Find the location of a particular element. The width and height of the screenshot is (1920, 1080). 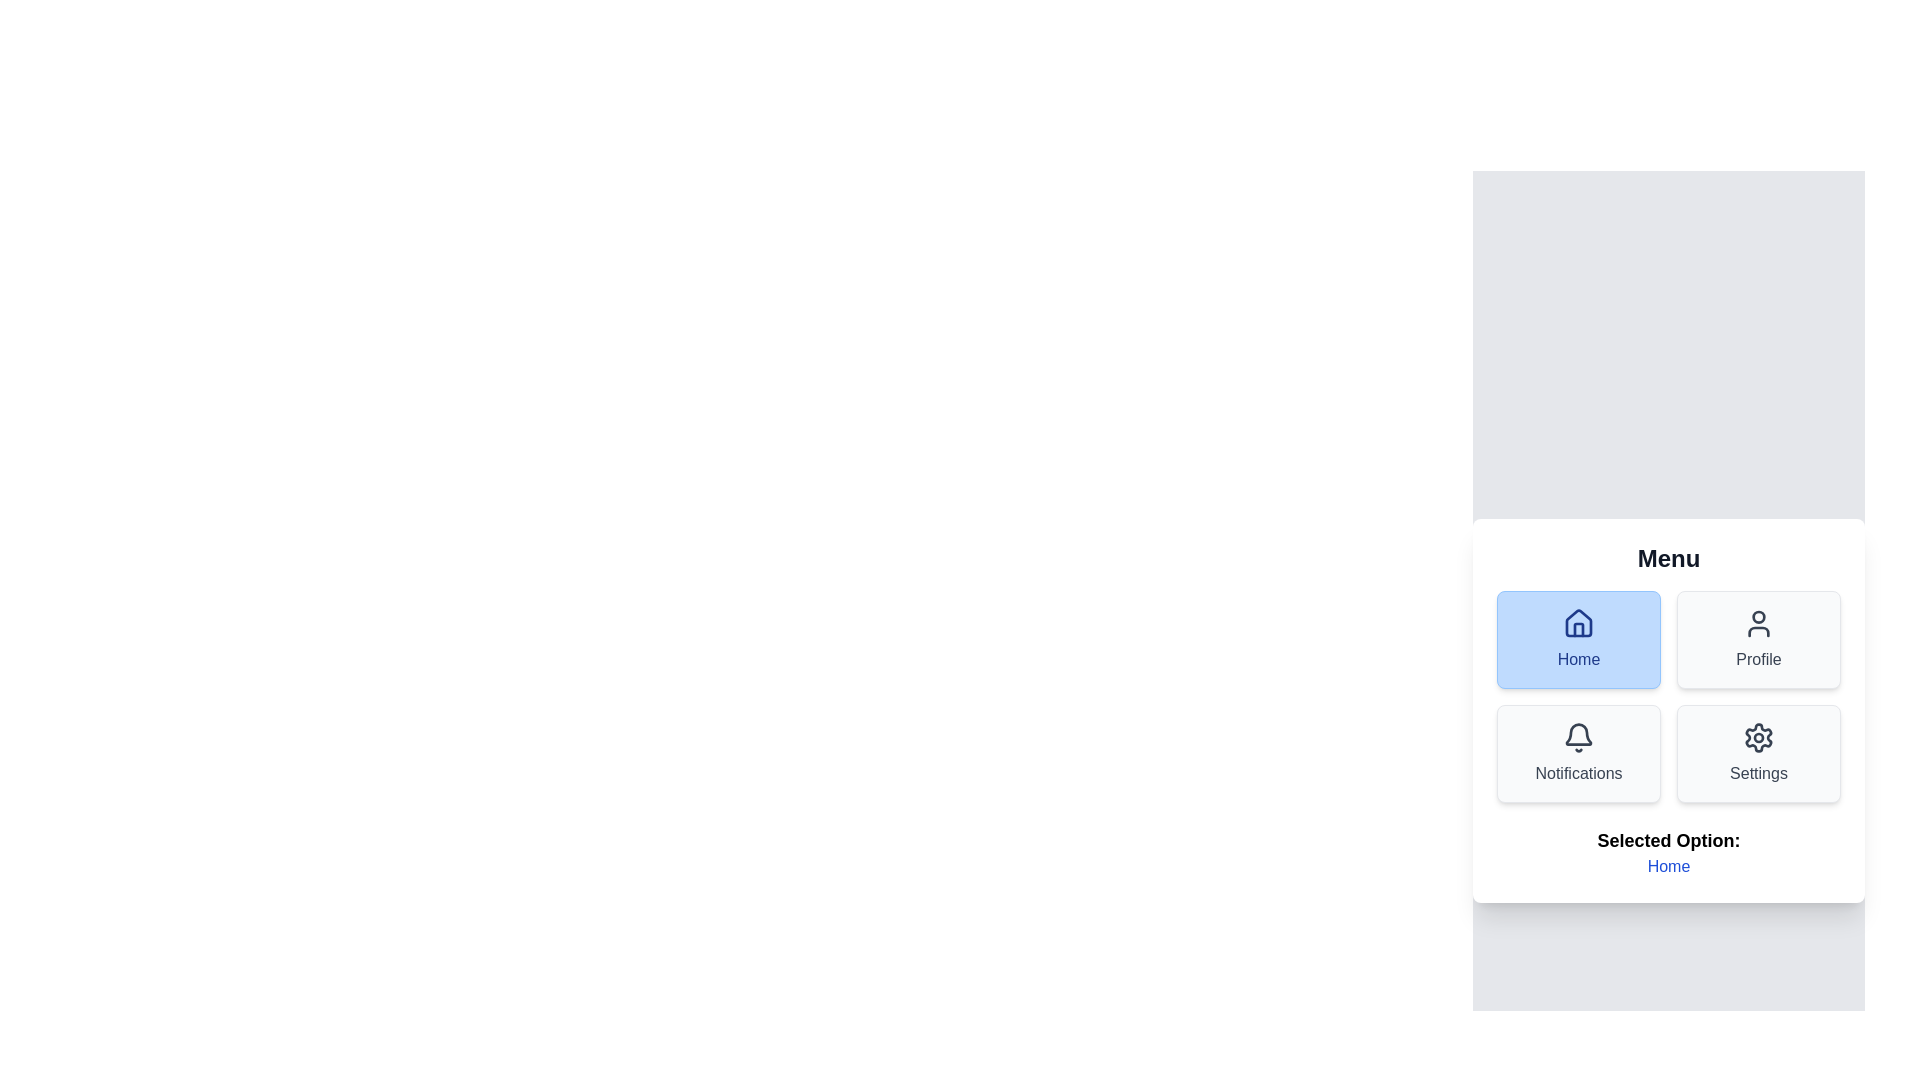

the menu option Settings is located at coordinates (1757, 753).